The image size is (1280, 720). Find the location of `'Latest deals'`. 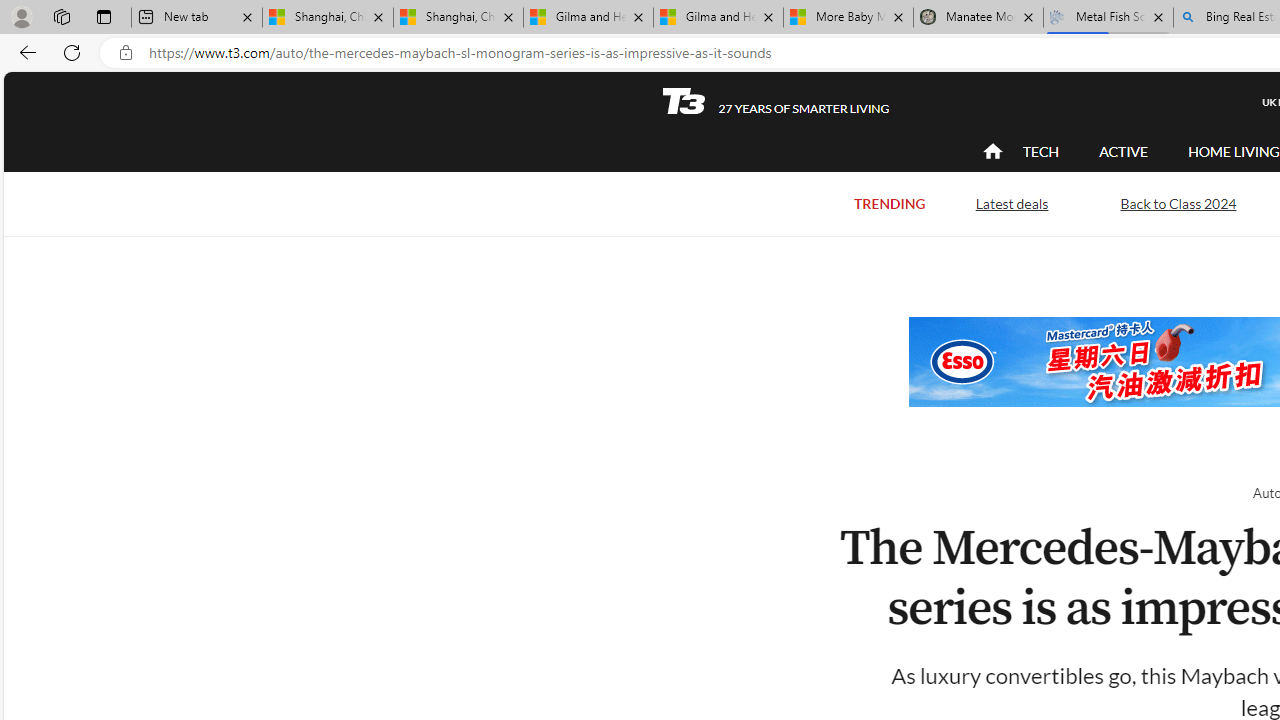

'Latest deals' is located at coordinates (1011, 203).